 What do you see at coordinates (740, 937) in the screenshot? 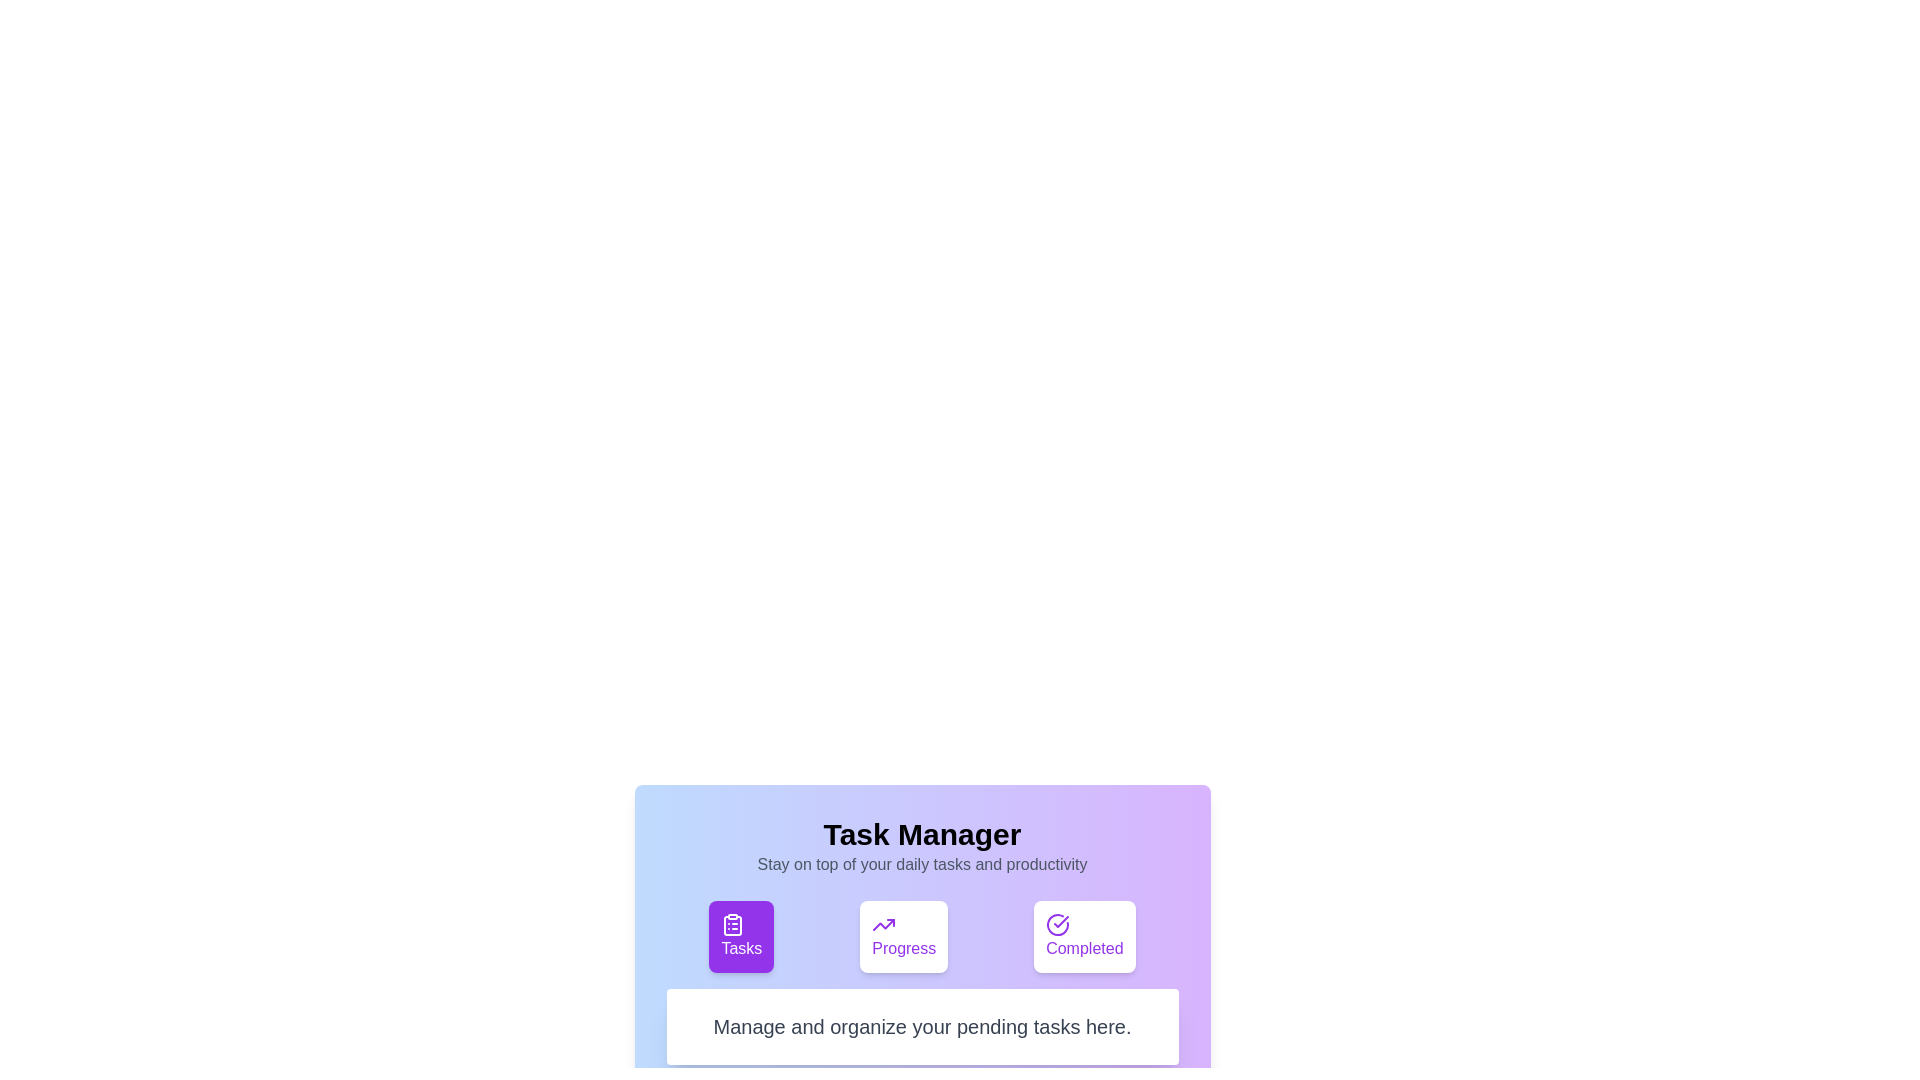
I see `the Tasks tab` at bounding box center [740, 937].